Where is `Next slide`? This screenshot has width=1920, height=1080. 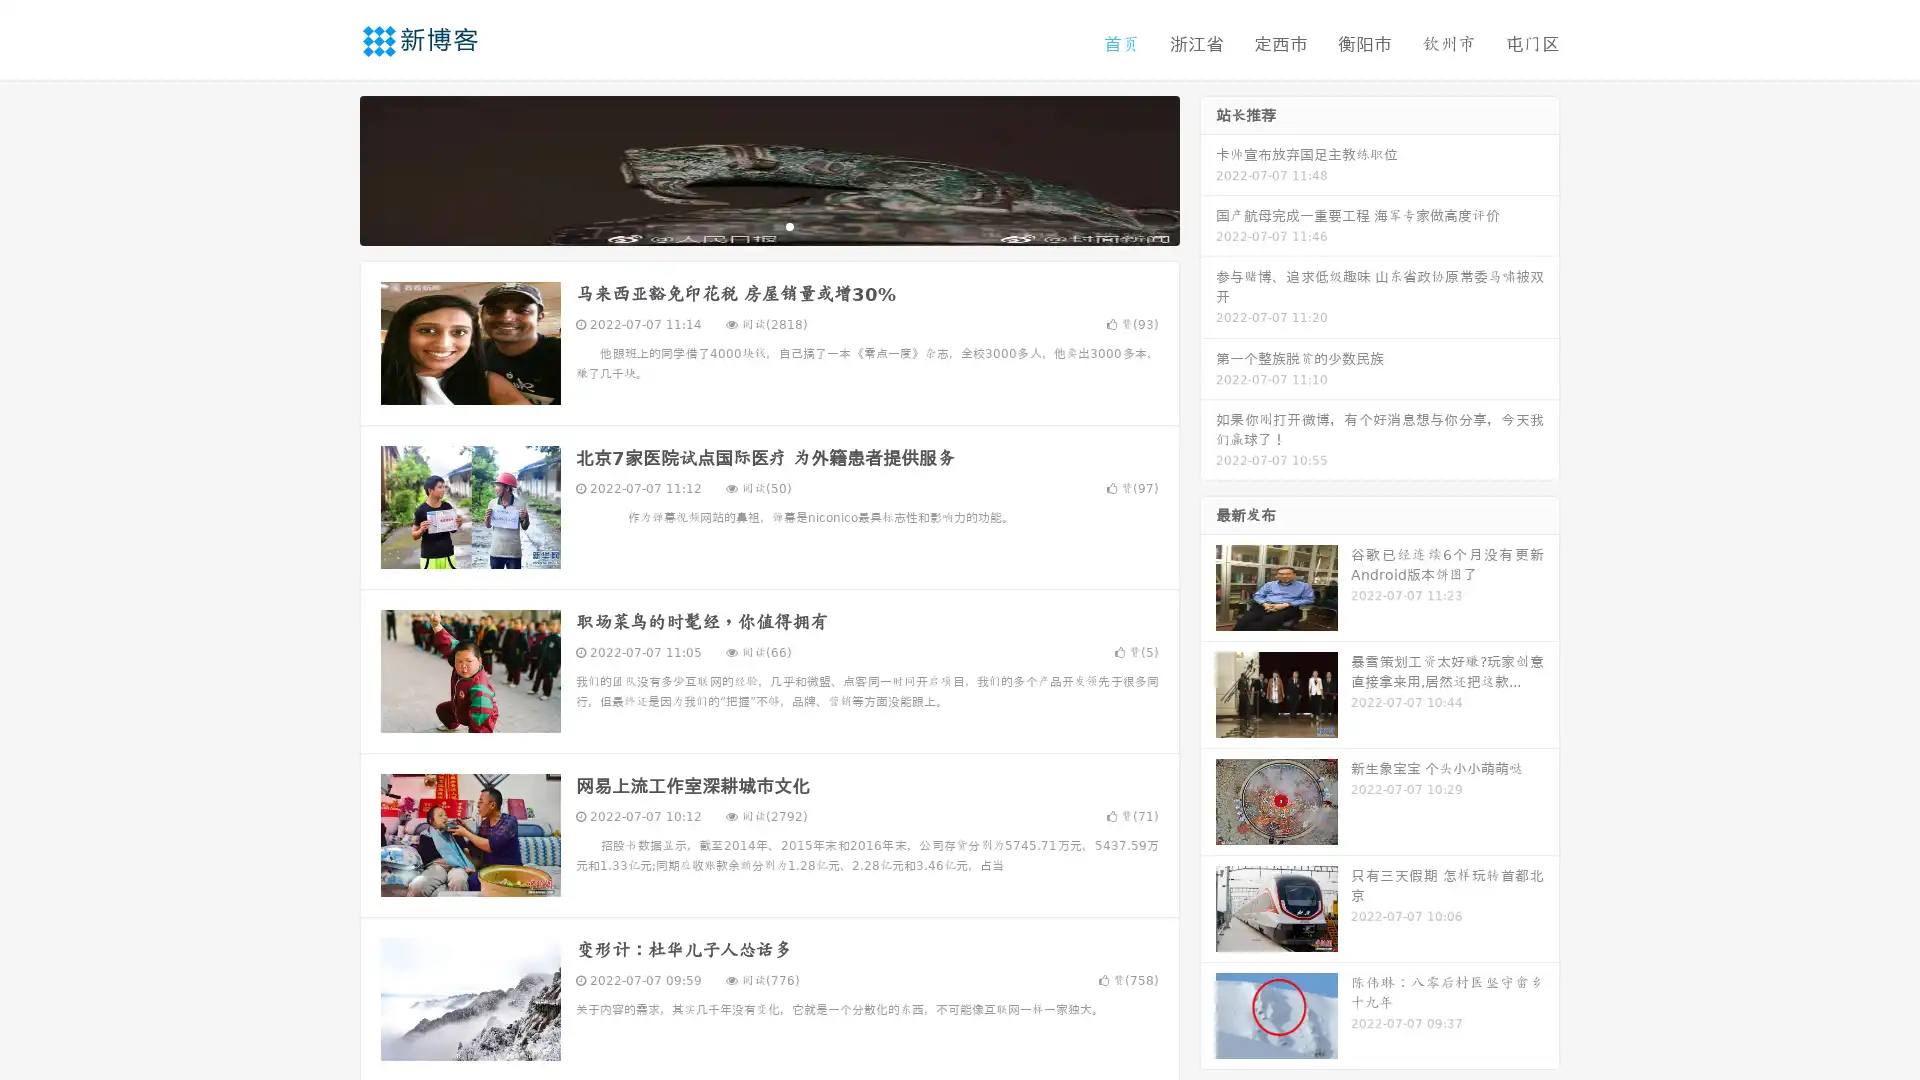 Next slide is located at coordinates (1208, 168).